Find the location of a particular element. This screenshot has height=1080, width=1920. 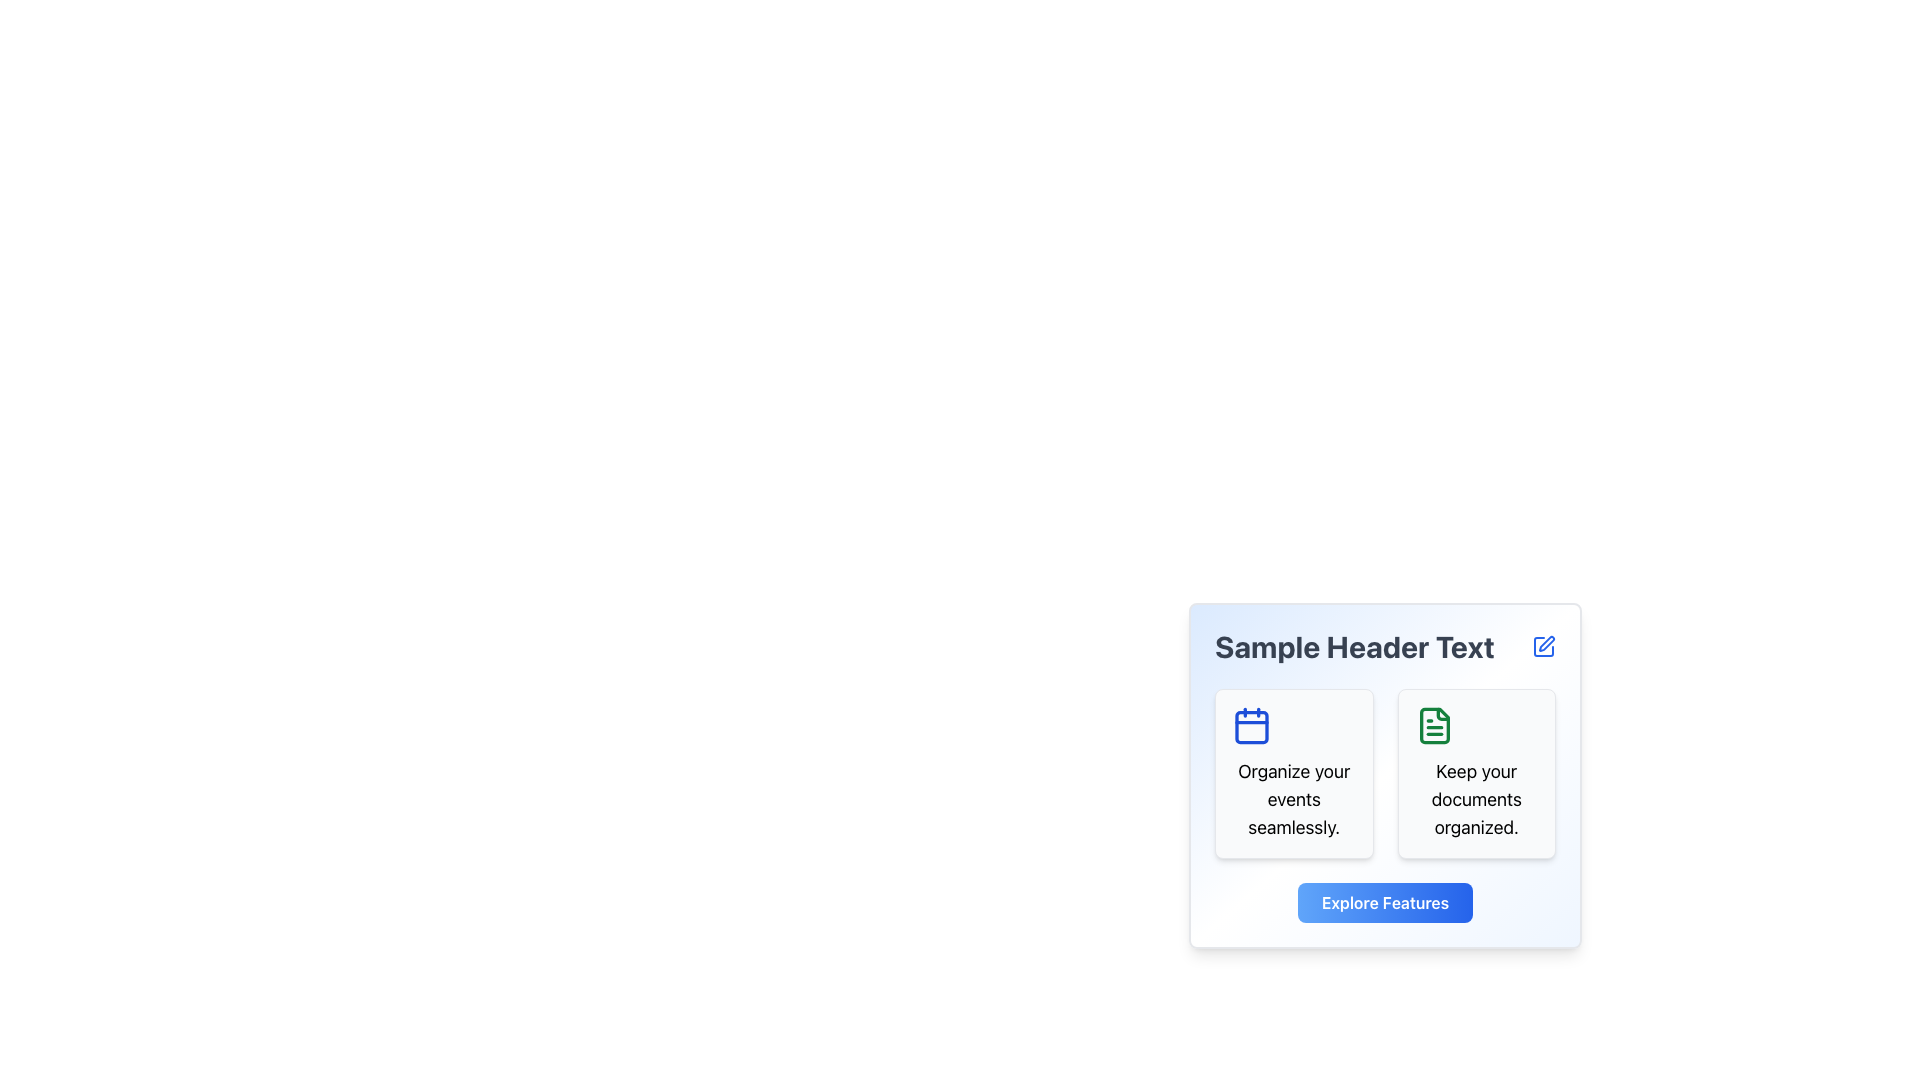

the calendar icon located in the left section of the card below the 'Sample Header Text', adjacent to a document icon and above the text 'Organize your events seamlessly' is located at coordinates (1251, 725).